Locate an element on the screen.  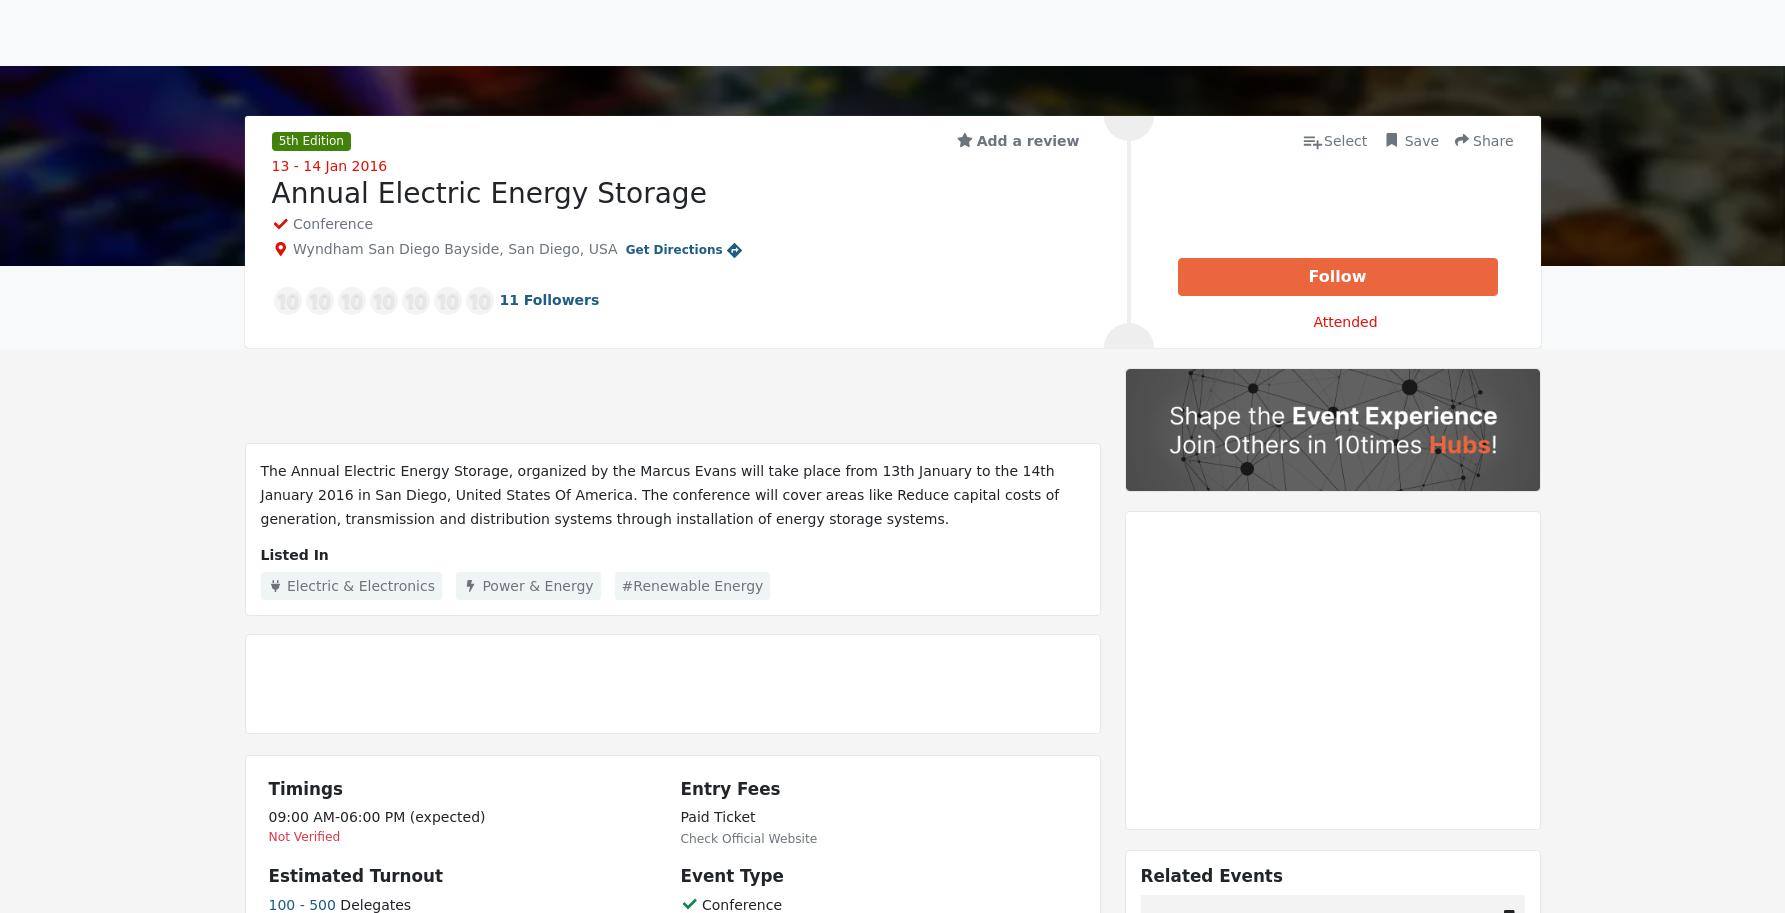
'Afuwape Afeez Ajani' is located at coordinates (569, 259).